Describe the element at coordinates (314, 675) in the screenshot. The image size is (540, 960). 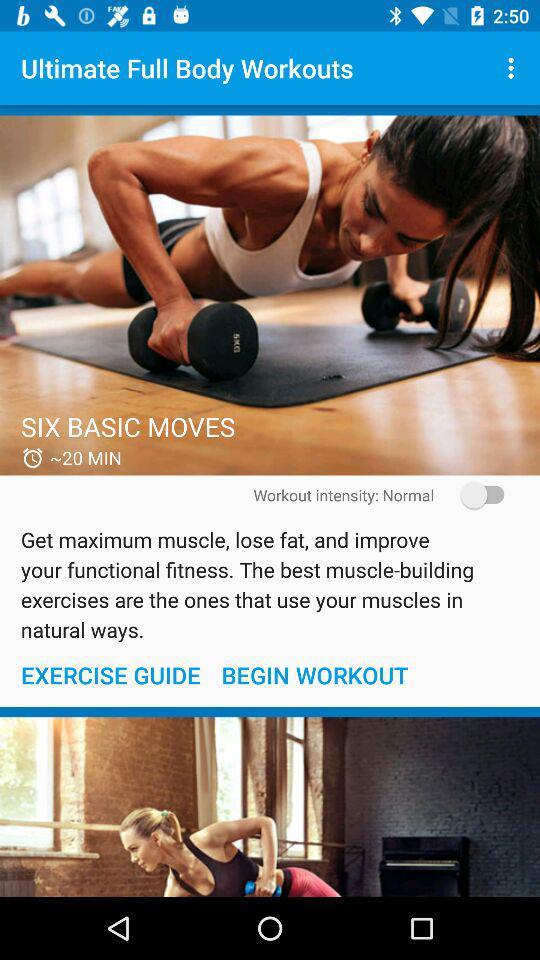
I see `item to the right of exercise guide item` at that location.